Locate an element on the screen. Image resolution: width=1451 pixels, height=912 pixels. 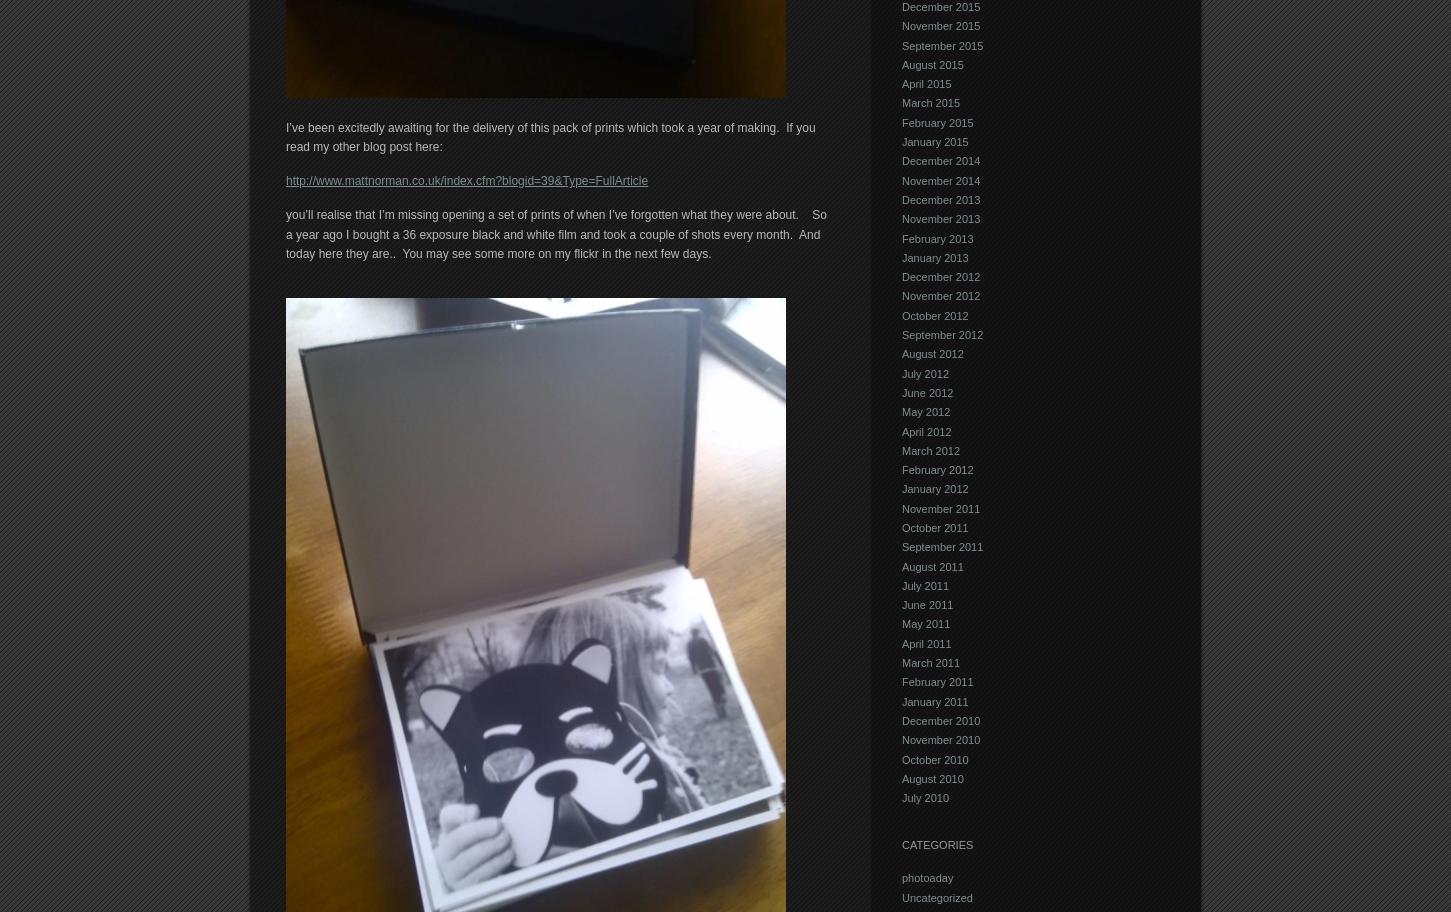
'August 2010' is located at coordinates (932, 778).